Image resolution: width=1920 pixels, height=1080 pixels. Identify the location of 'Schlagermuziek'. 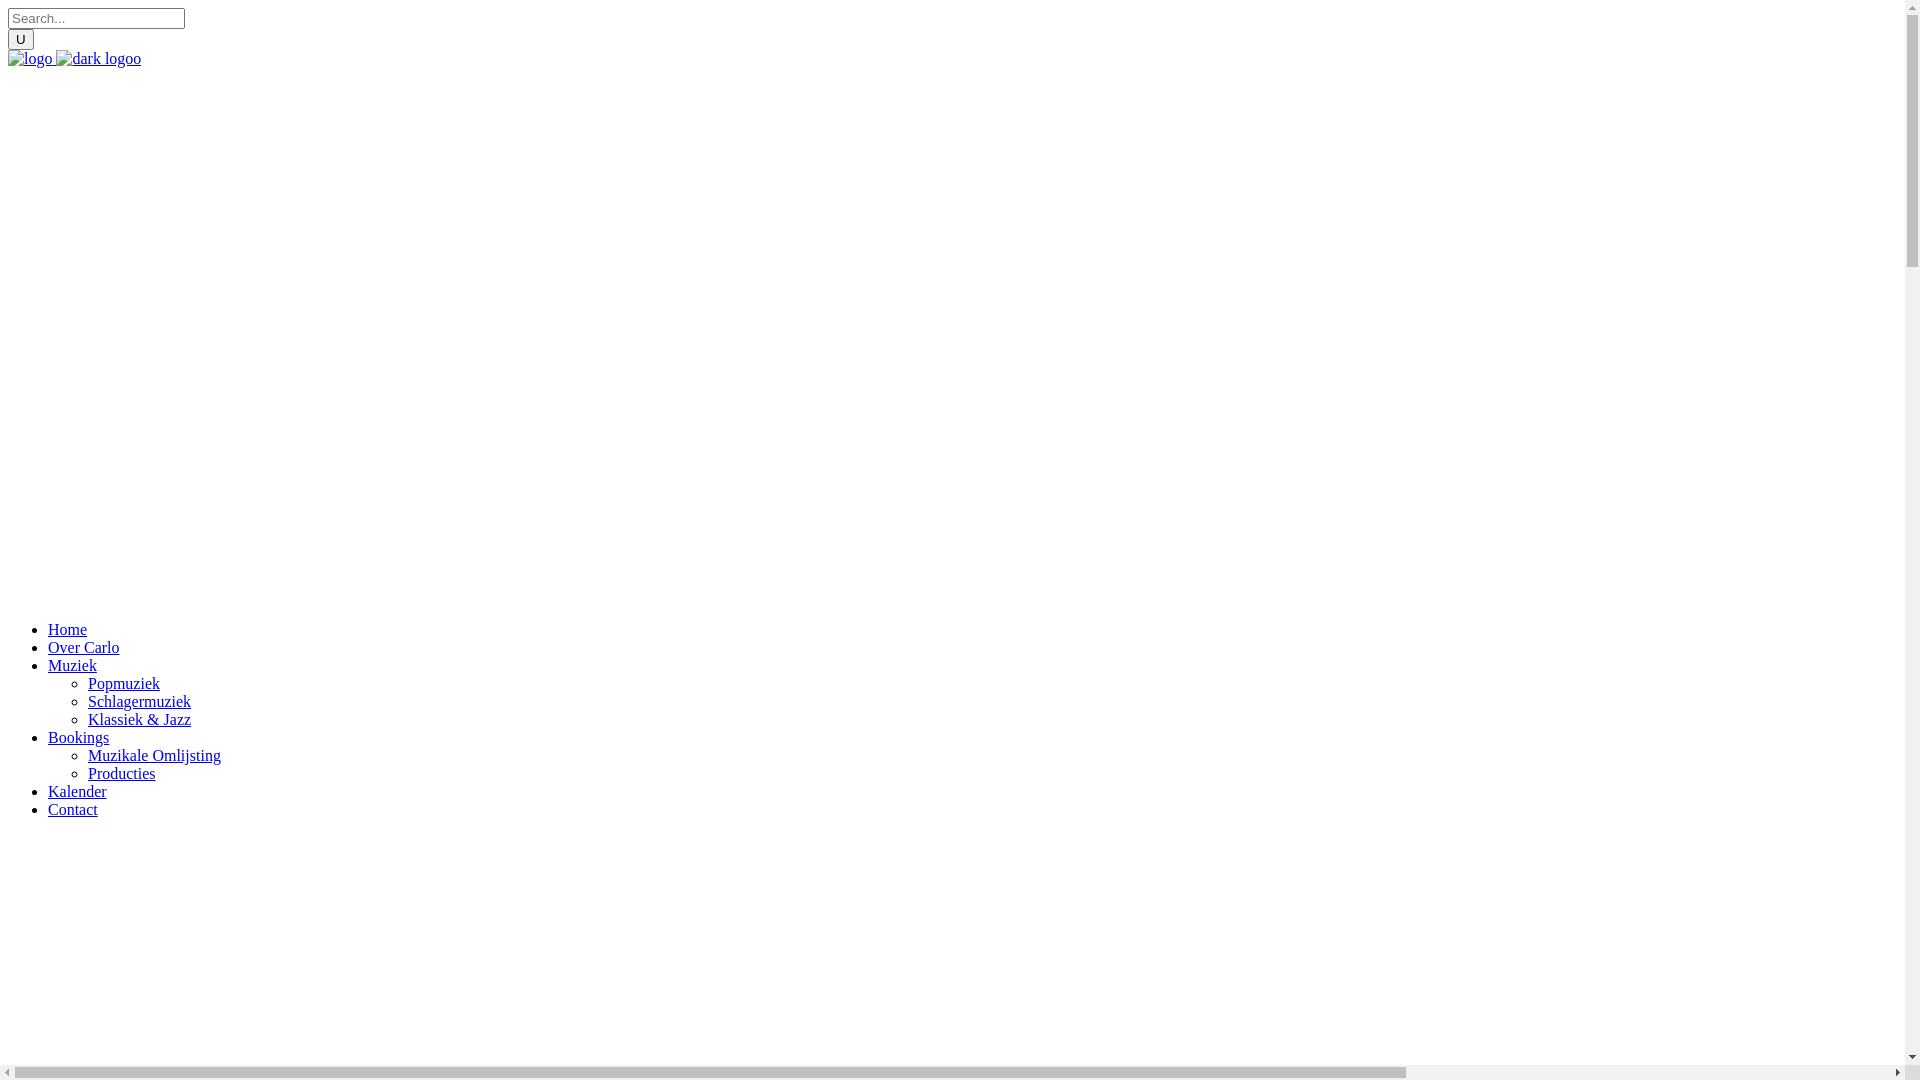
(138, 700).